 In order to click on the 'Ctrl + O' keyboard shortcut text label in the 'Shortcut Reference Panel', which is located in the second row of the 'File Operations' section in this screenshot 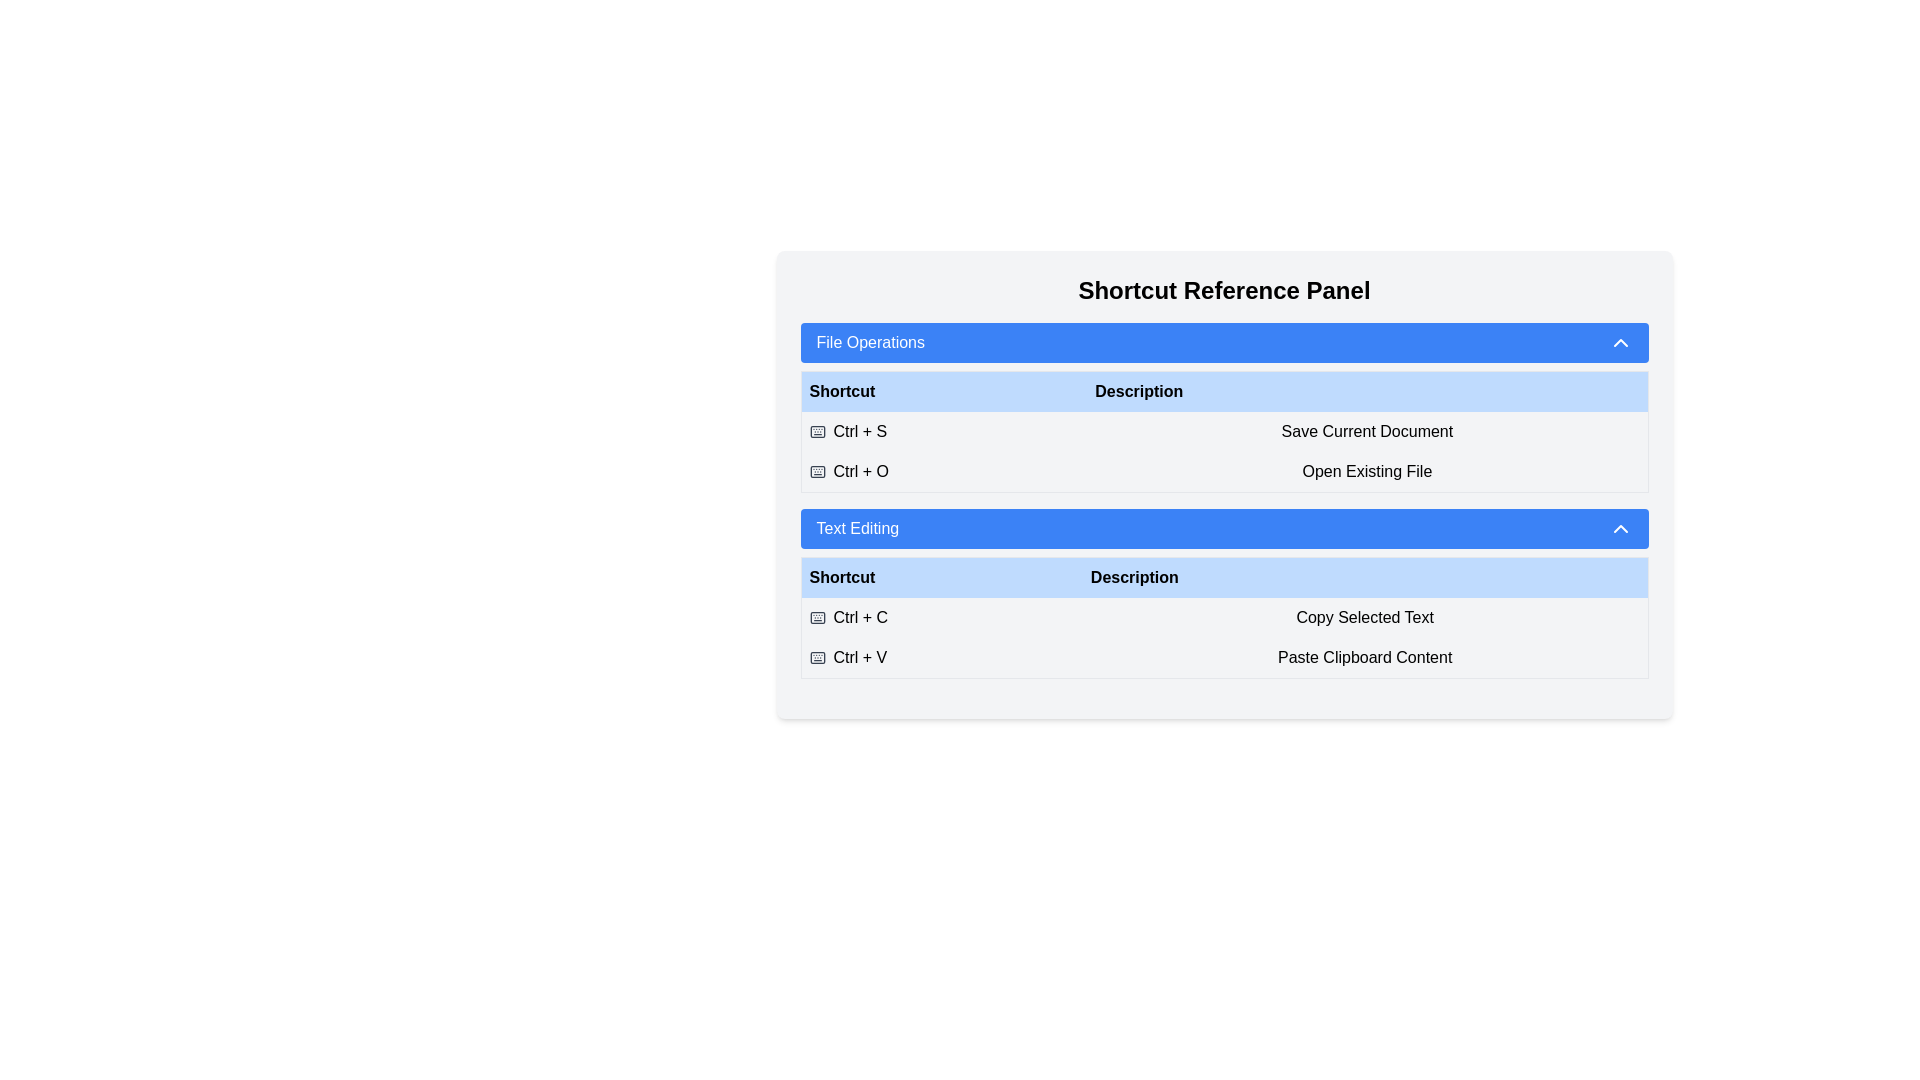, I will do `click(861, 471)`.